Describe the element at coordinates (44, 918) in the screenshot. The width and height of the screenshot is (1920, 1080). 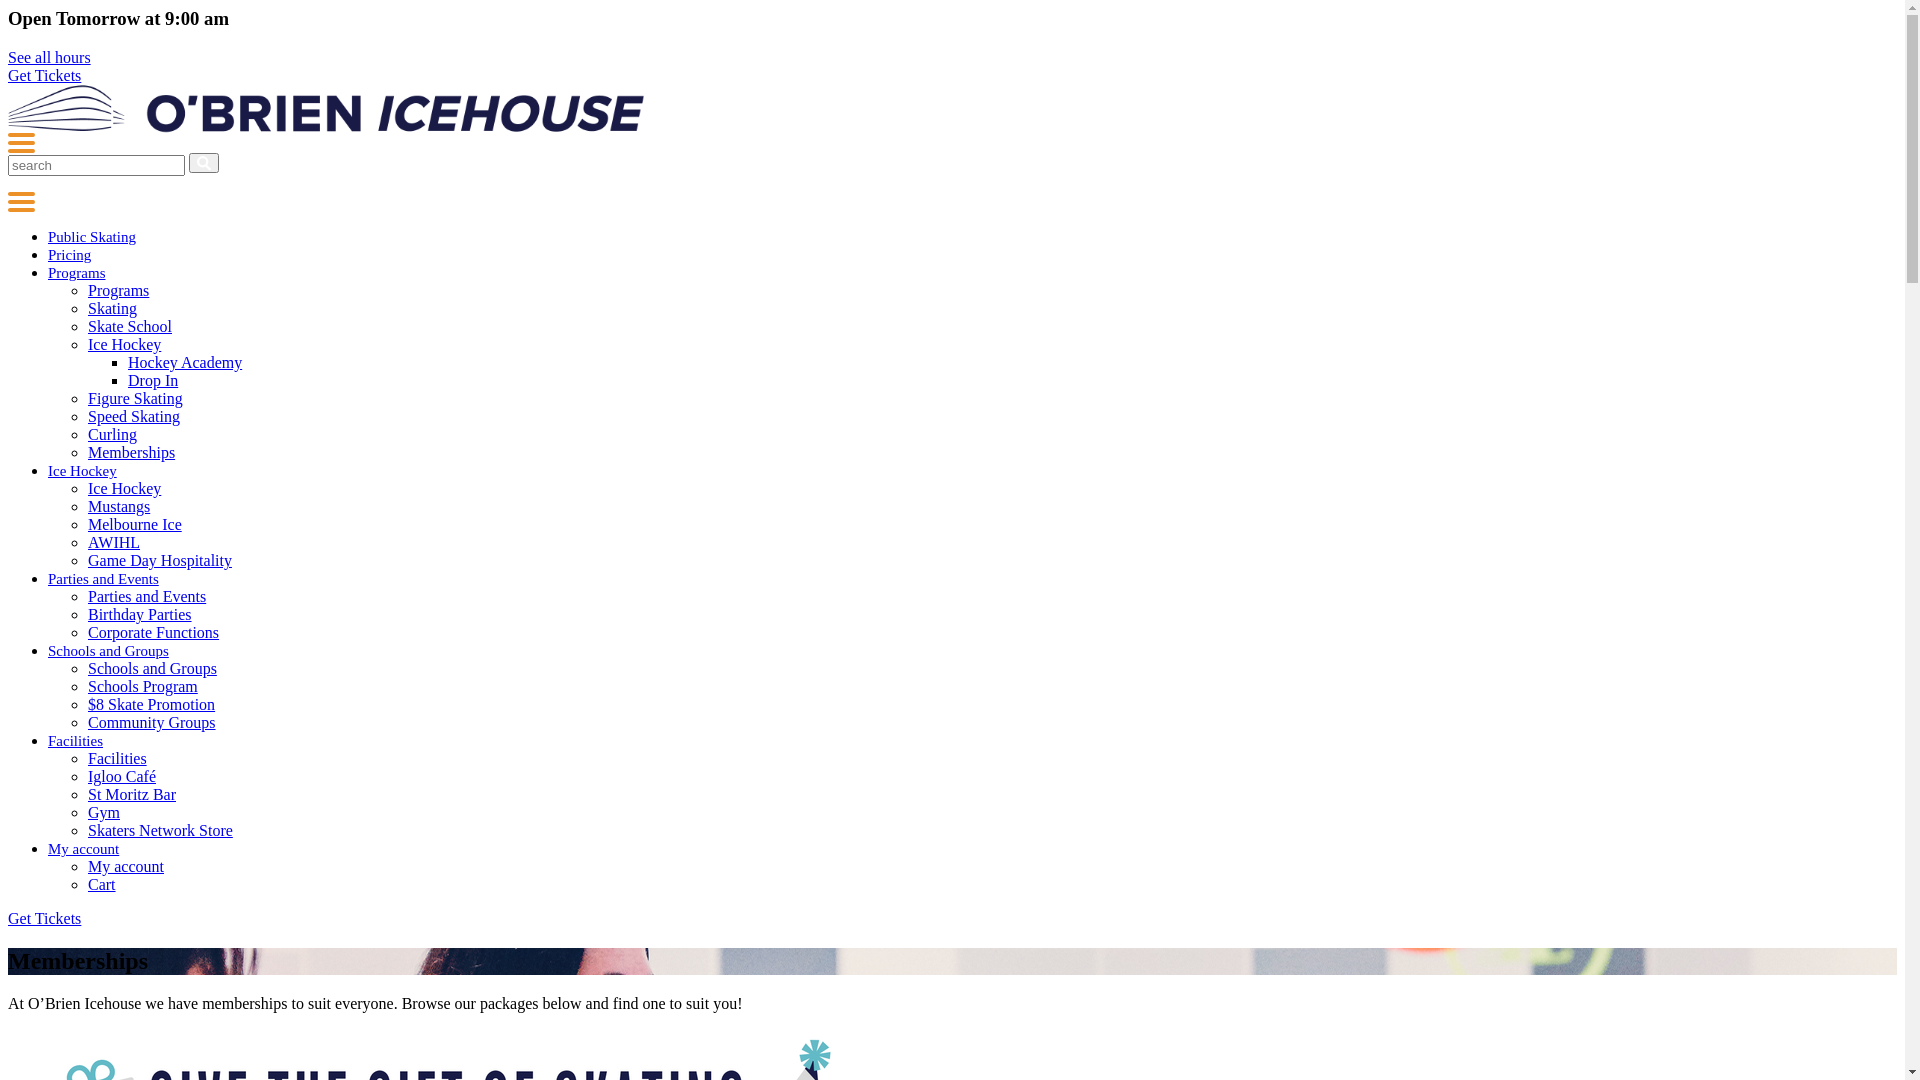
I see `'Get Tickets'` at that location.